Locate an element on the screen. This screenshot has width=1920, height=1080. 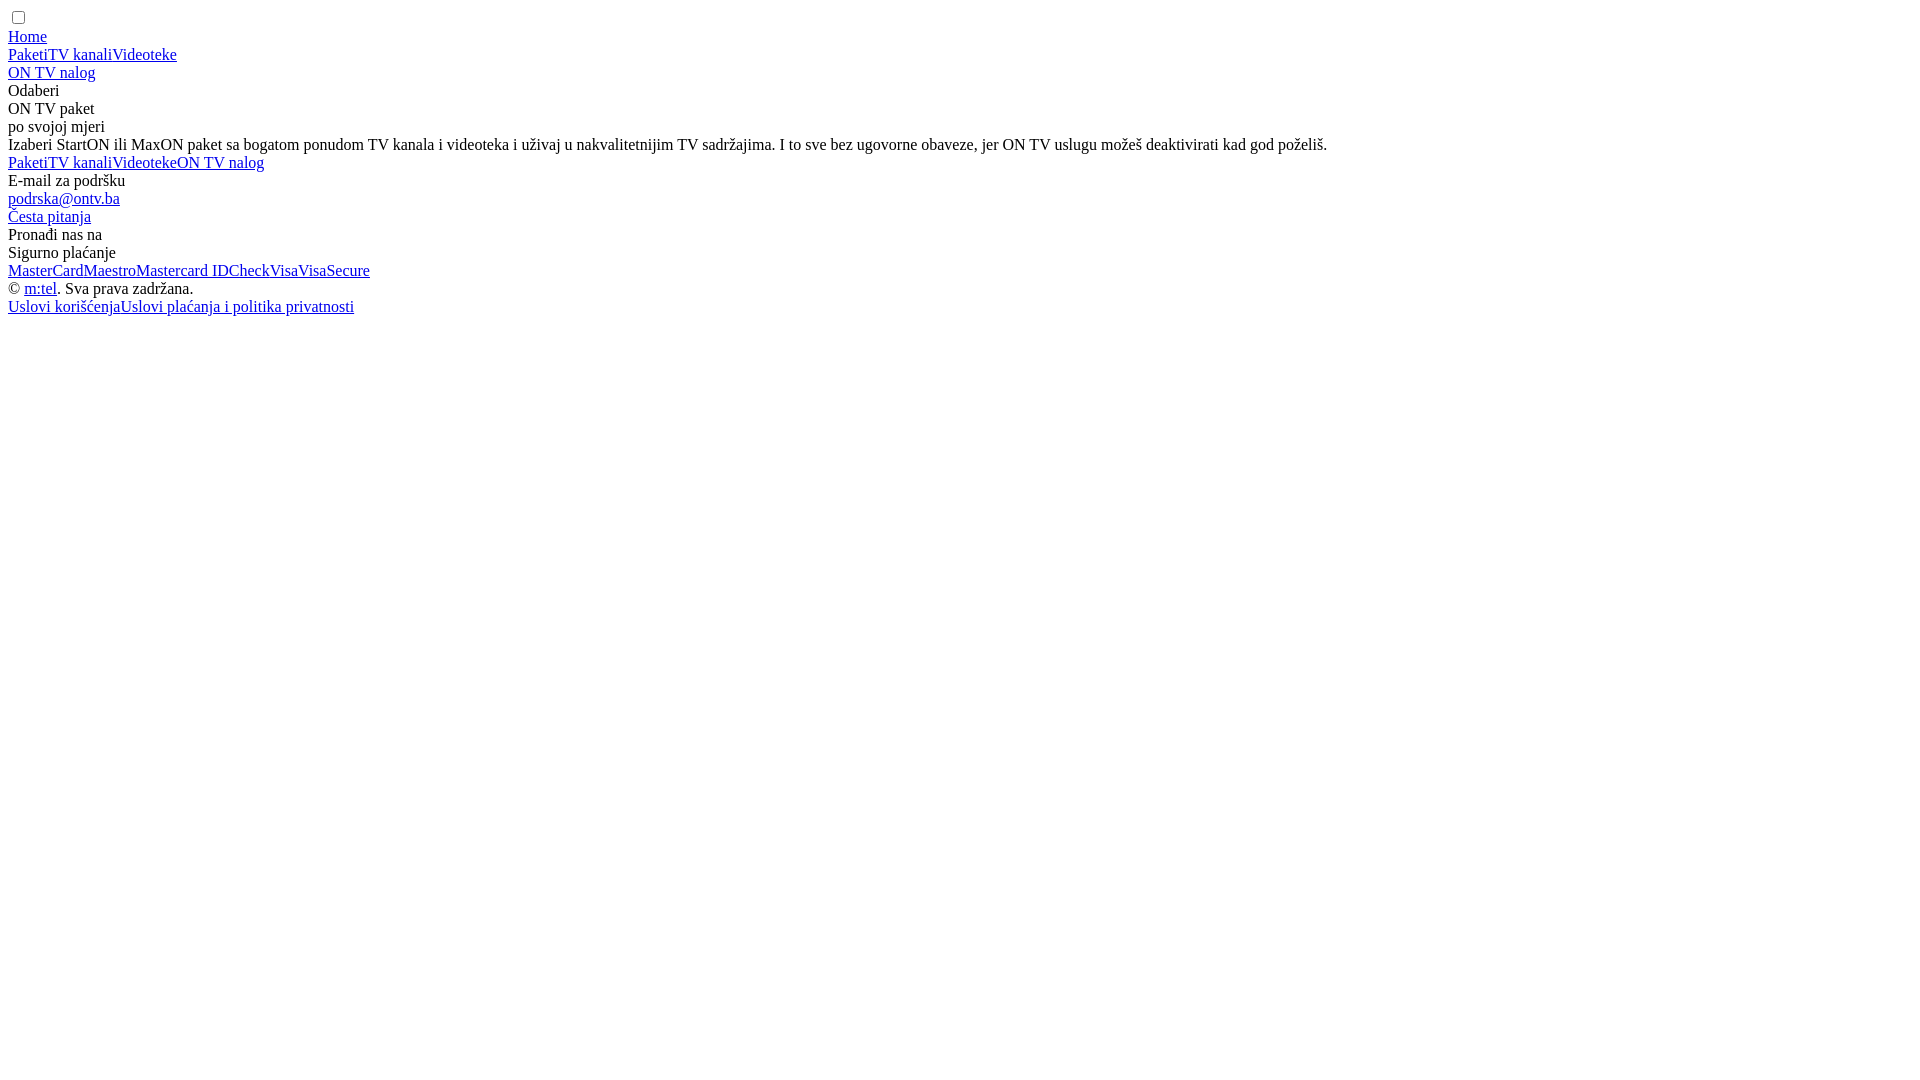
'Visa' is located at coordinates (282, 270).